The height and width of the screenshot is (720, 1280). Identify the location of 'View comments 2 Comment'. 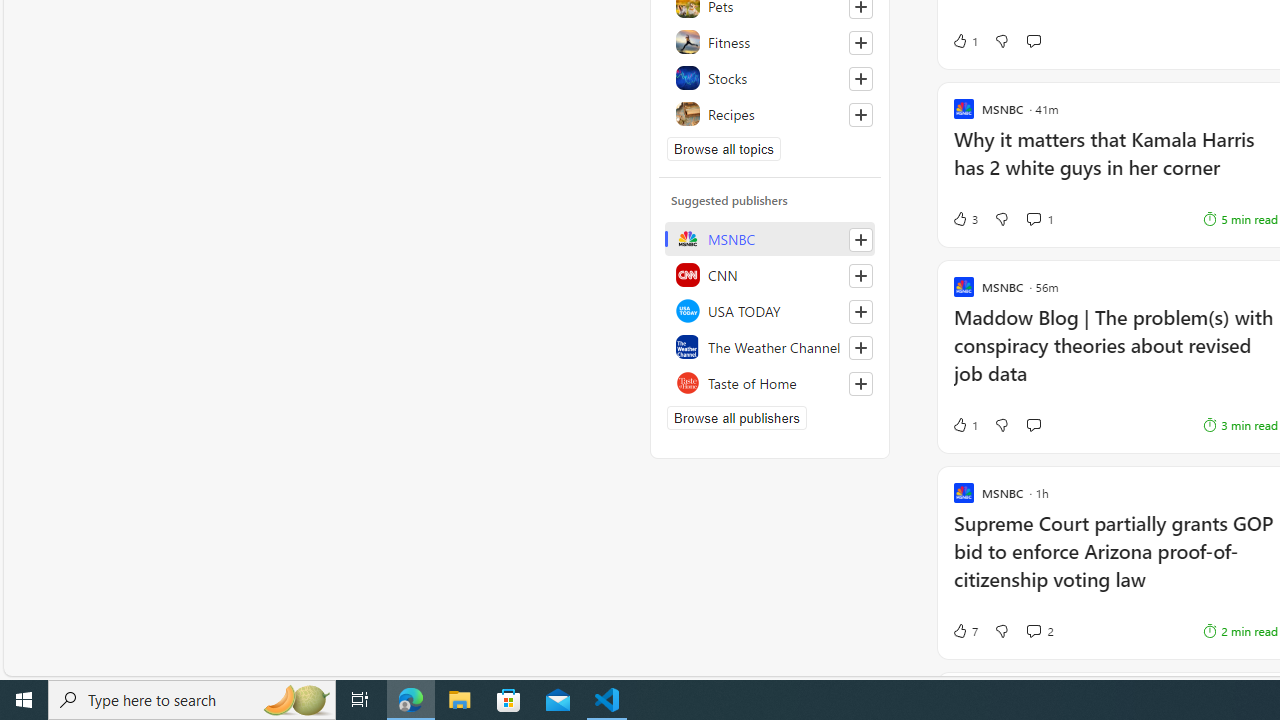
(1033, 631).